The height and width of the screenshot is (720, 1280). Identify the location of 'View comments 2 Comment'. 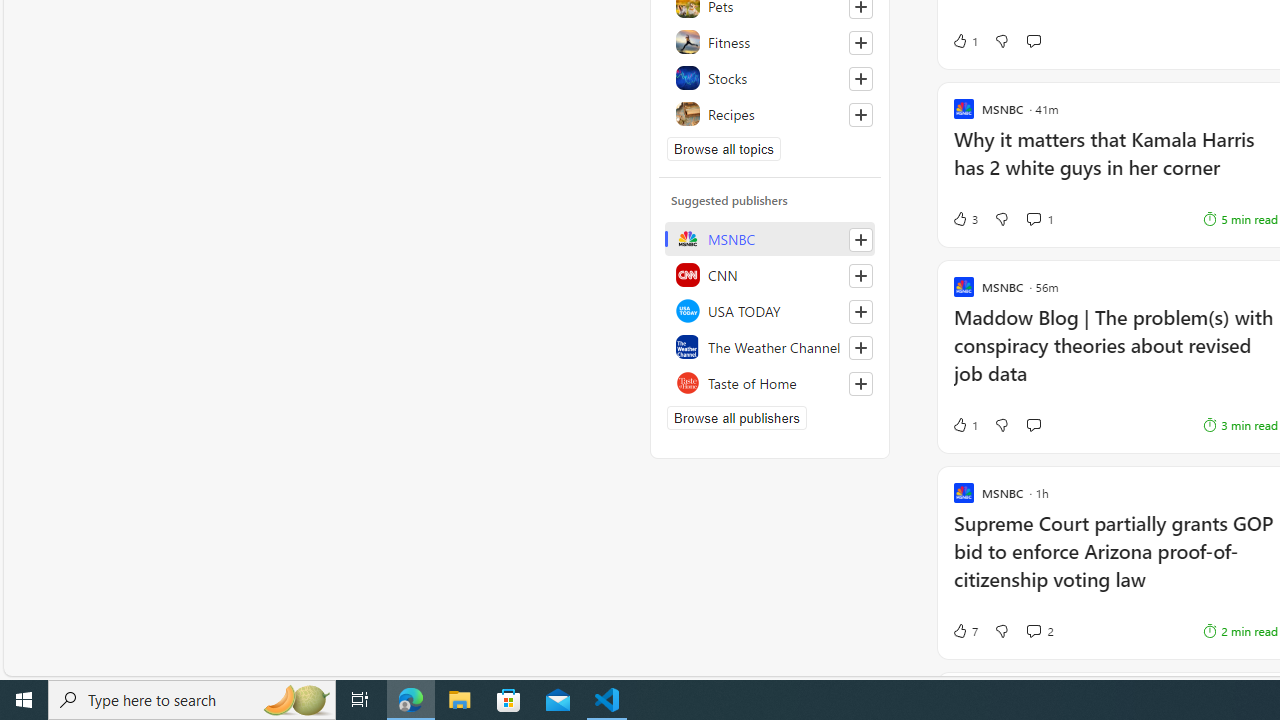
(1033, 631).